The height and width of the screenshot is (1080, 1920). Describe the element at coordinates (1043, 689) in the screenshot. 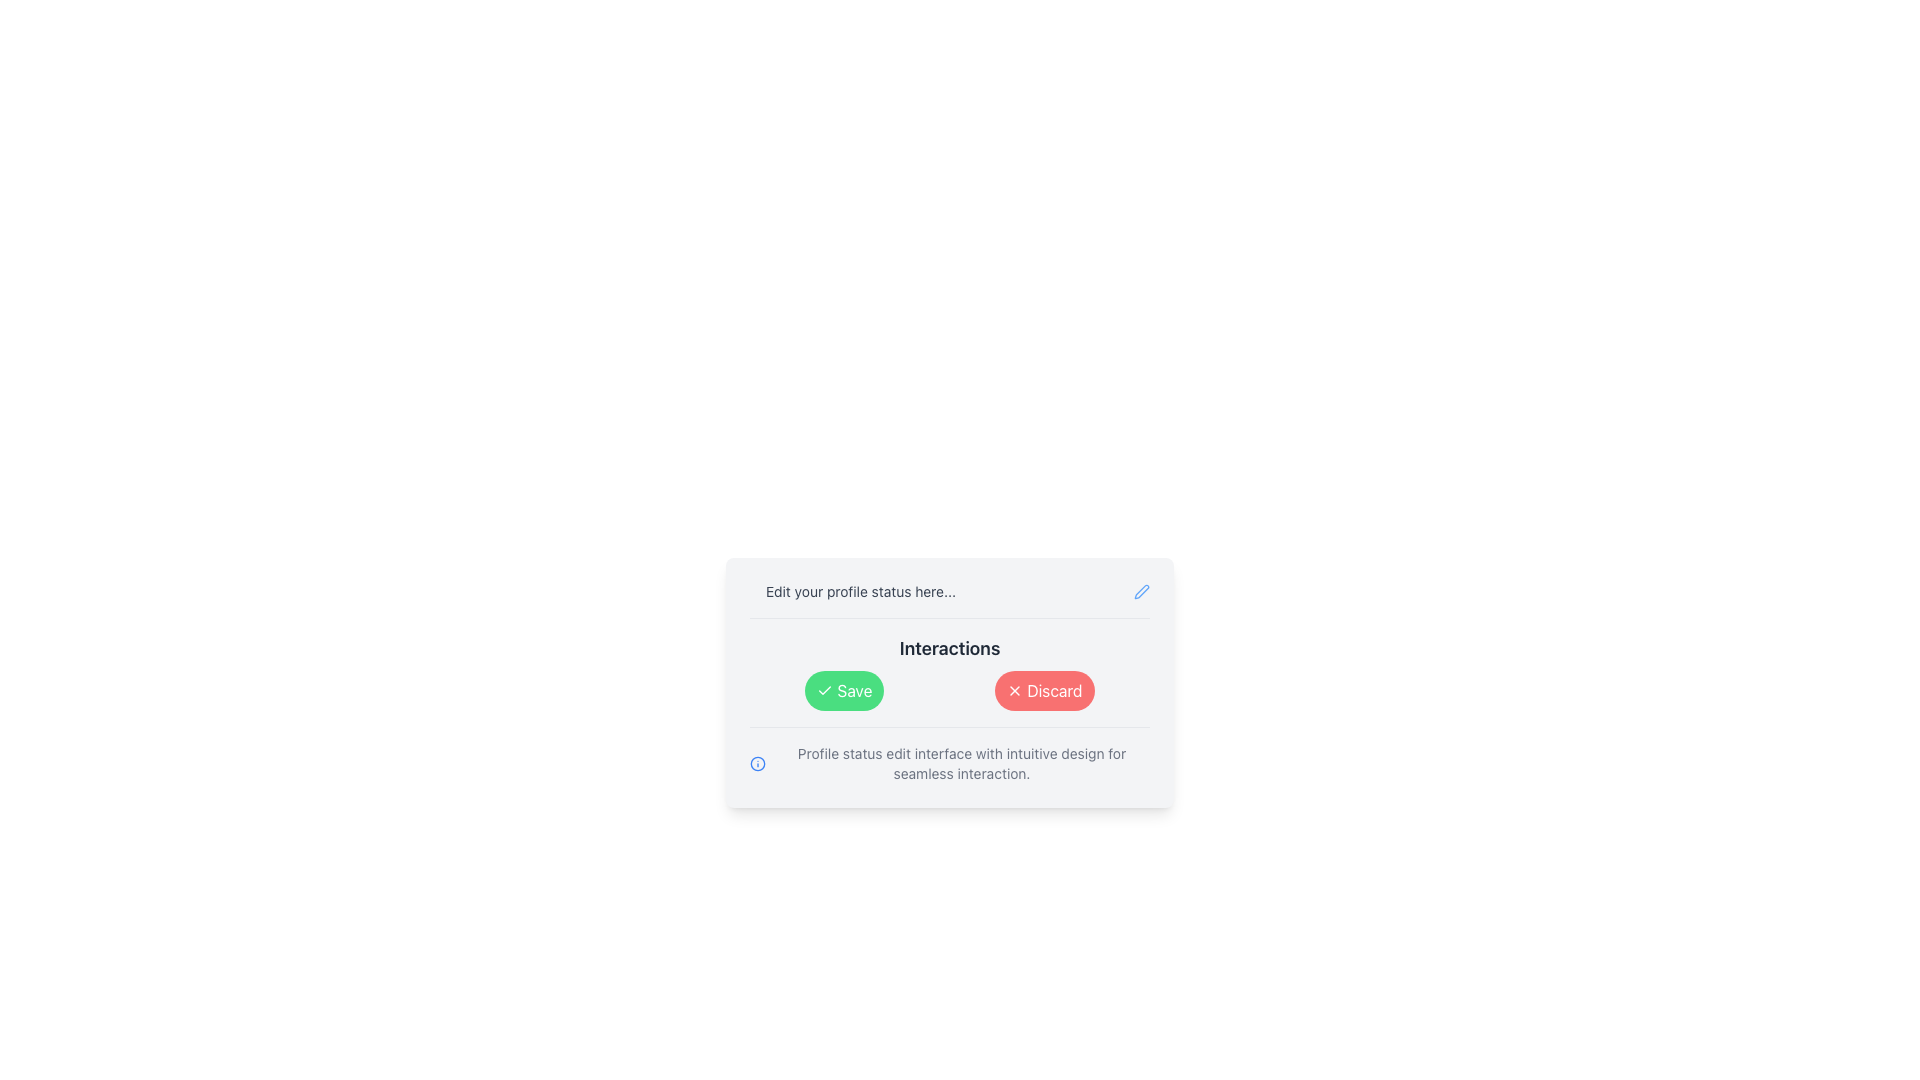

I see `the 'Discard' button with rounded corners, red background, and white text` at that location.